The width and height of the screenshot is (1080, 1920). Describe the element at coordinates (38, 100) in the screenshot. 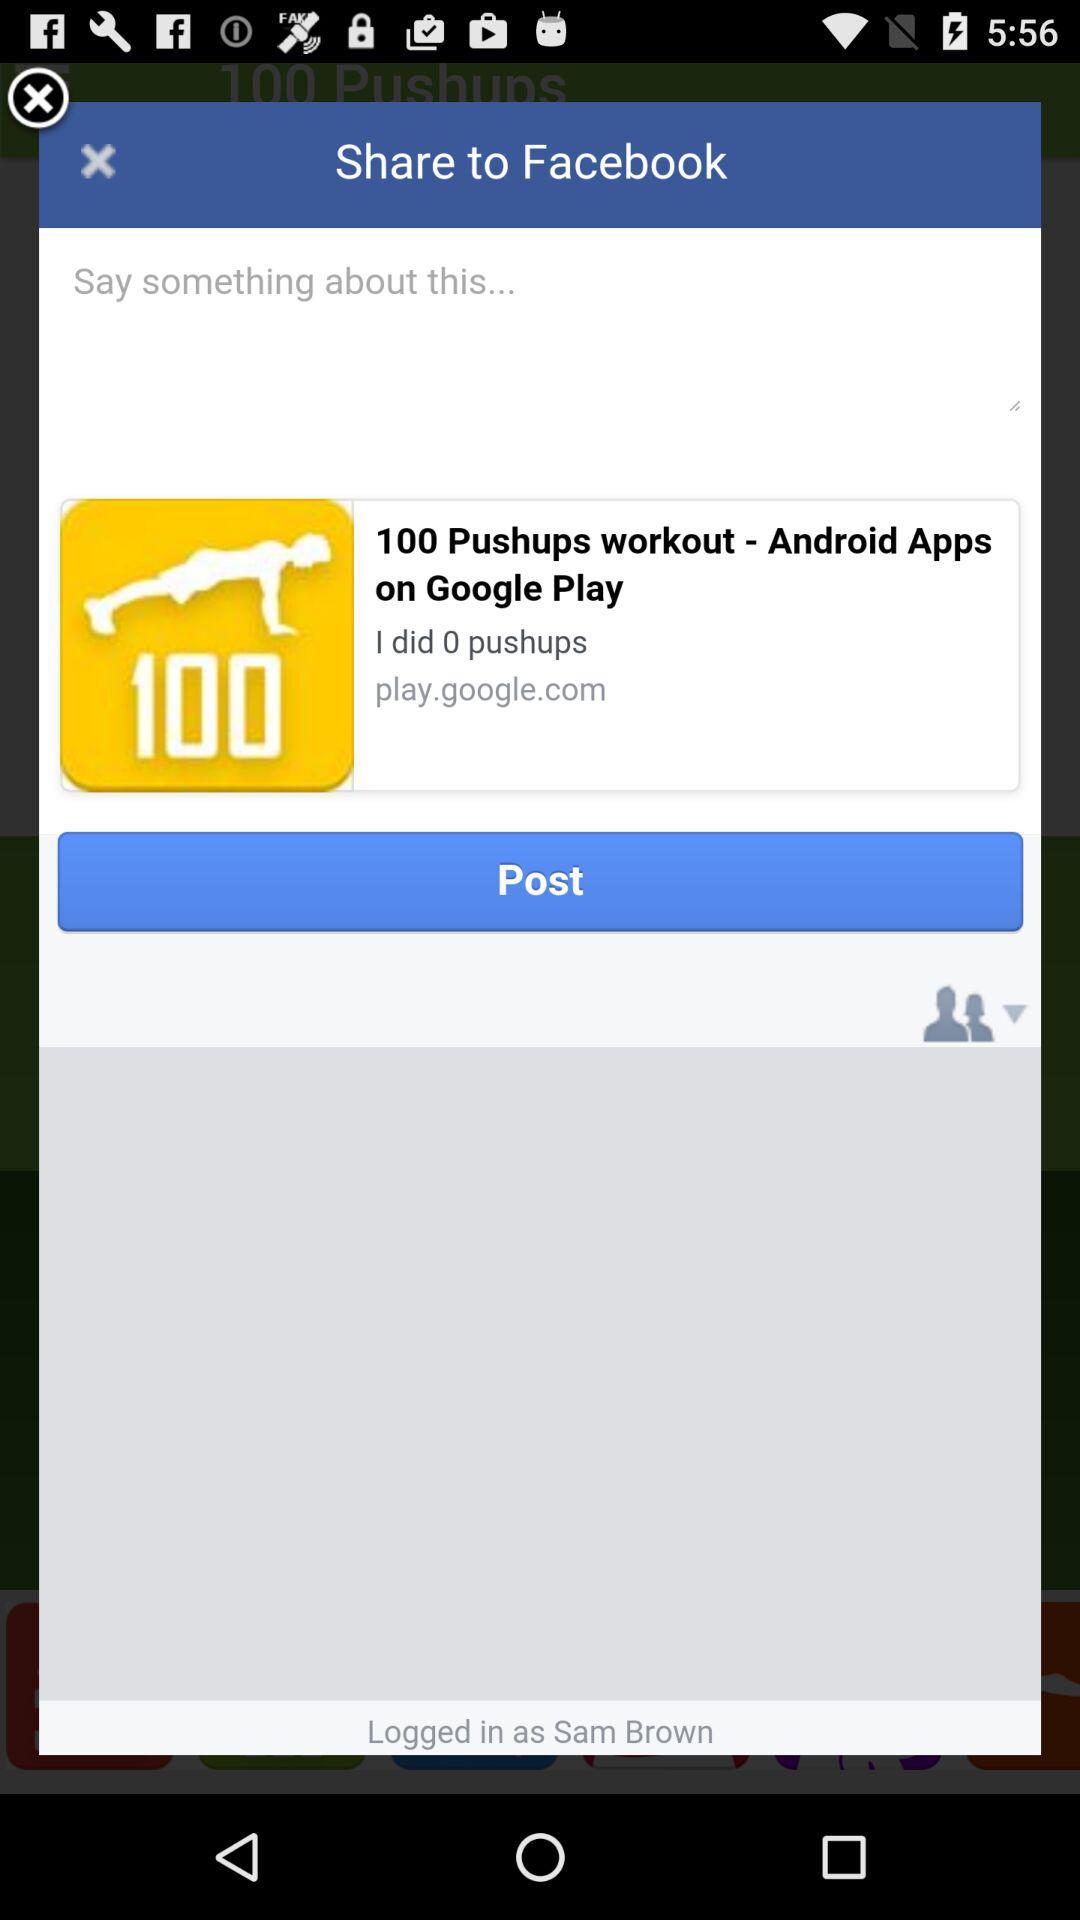

I see `close` at that location.